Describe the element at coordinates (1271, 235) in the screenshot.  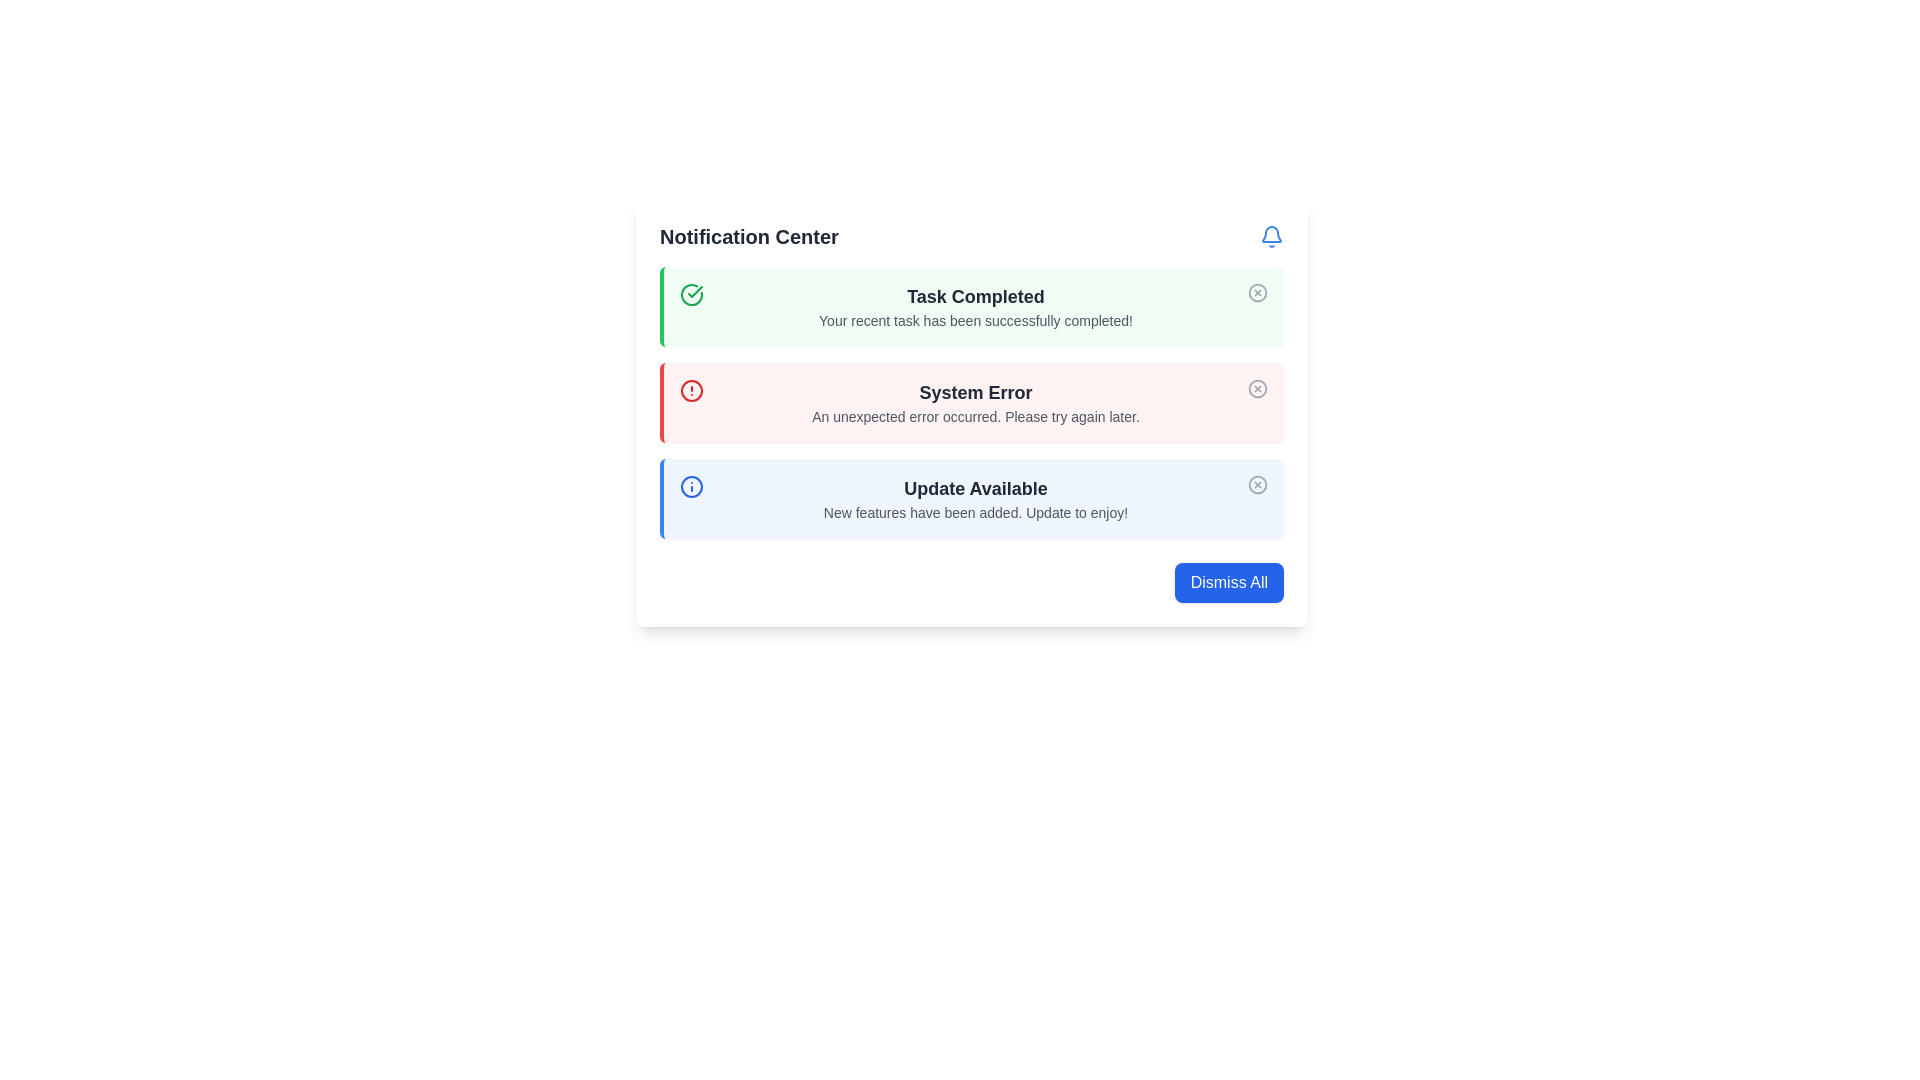
I see `the bell icon in the top-right corner of the Notification Center, which indicates notifications or alerts` at that location.